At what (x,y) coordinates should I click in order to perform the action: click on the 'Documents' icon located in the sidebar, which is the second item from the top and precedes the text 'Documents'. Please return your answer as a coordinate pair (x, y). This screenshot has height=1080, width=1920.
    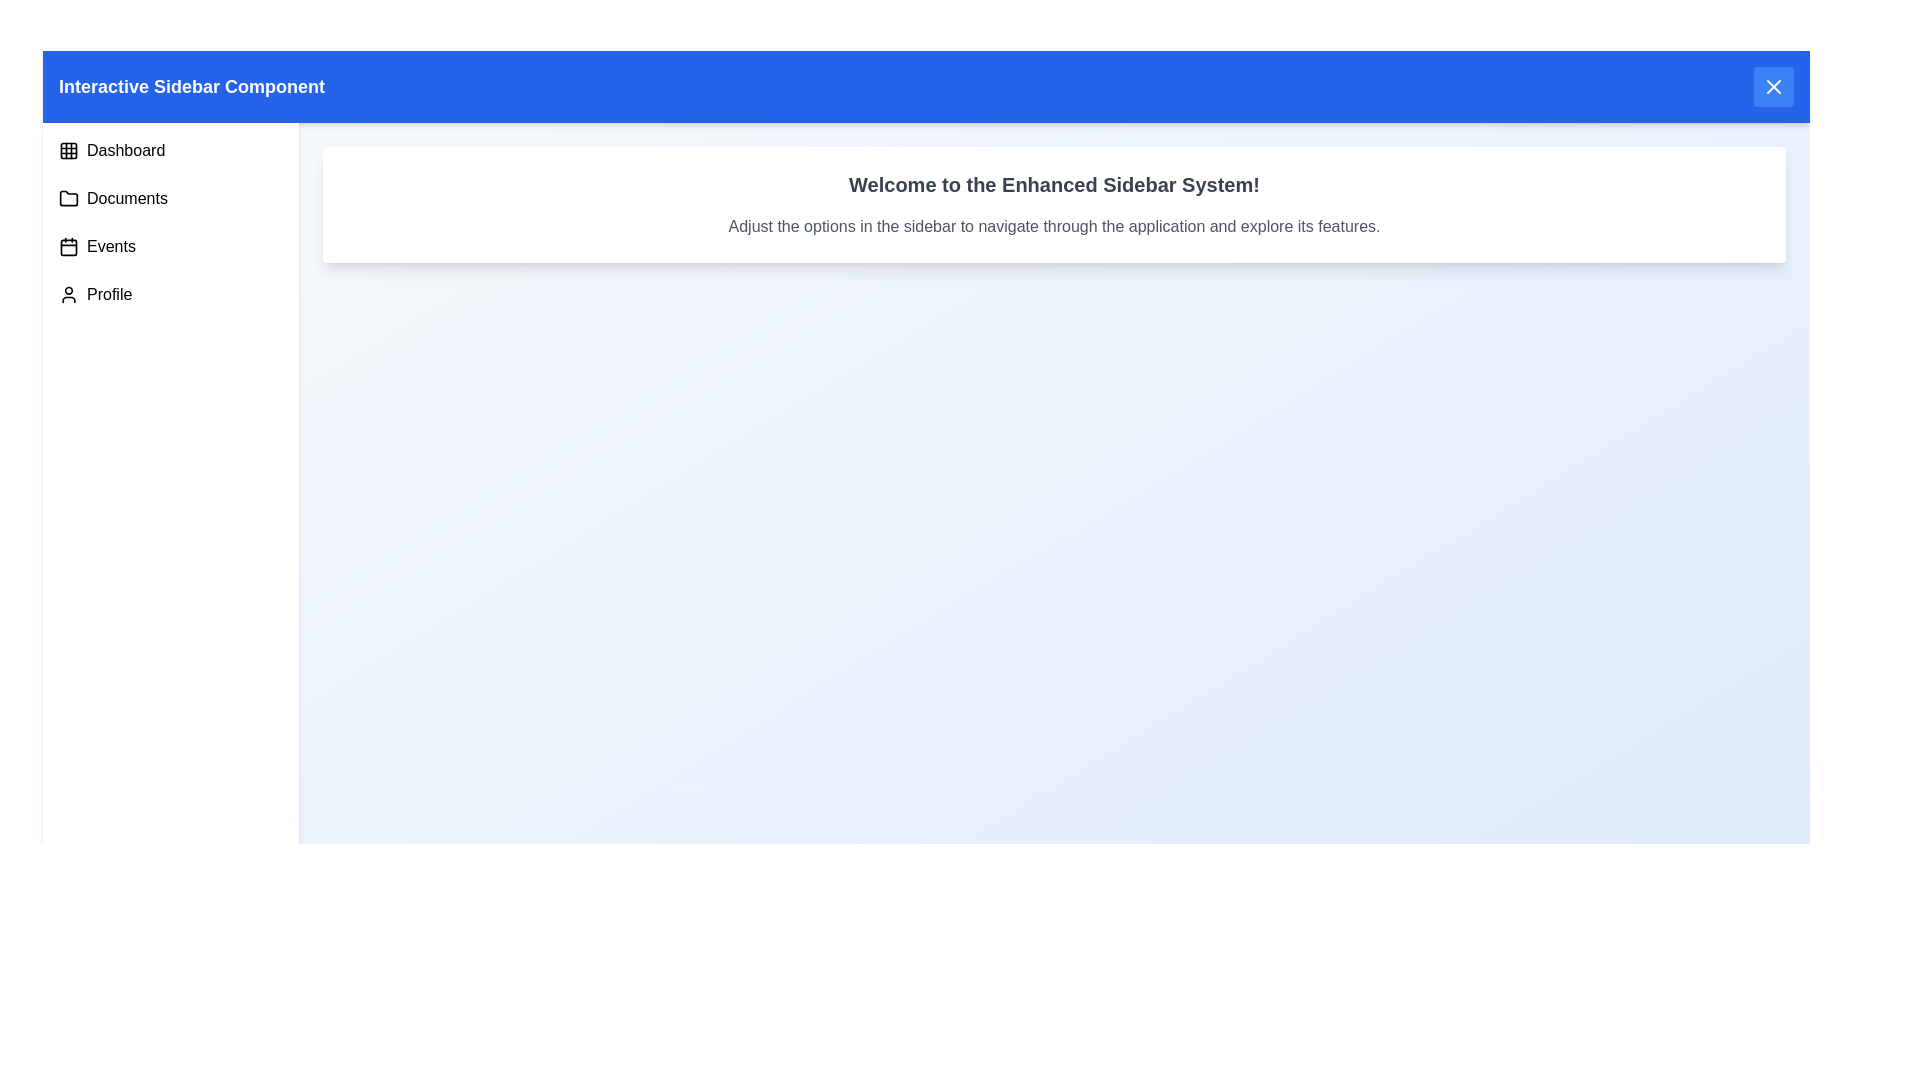
    Looking at the image, I should click on (68, 199).